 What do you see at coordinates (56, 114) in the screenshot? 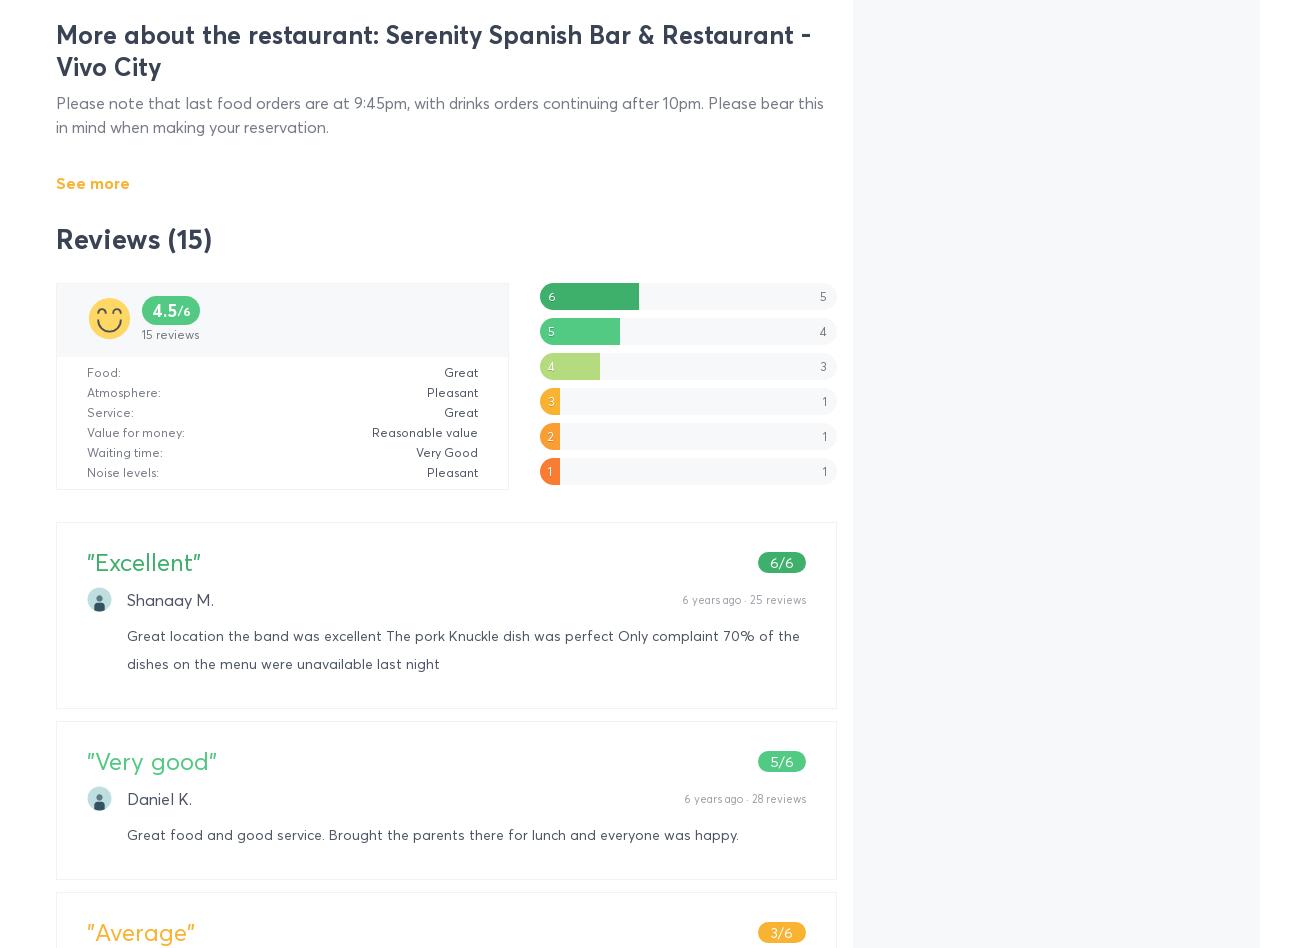
I see `'Please note that last food orders are at 9:45pm, with drinks orders continuing after 10pm. Please bear this in mind when making your reservation.'` at bounding box center [56, 114].